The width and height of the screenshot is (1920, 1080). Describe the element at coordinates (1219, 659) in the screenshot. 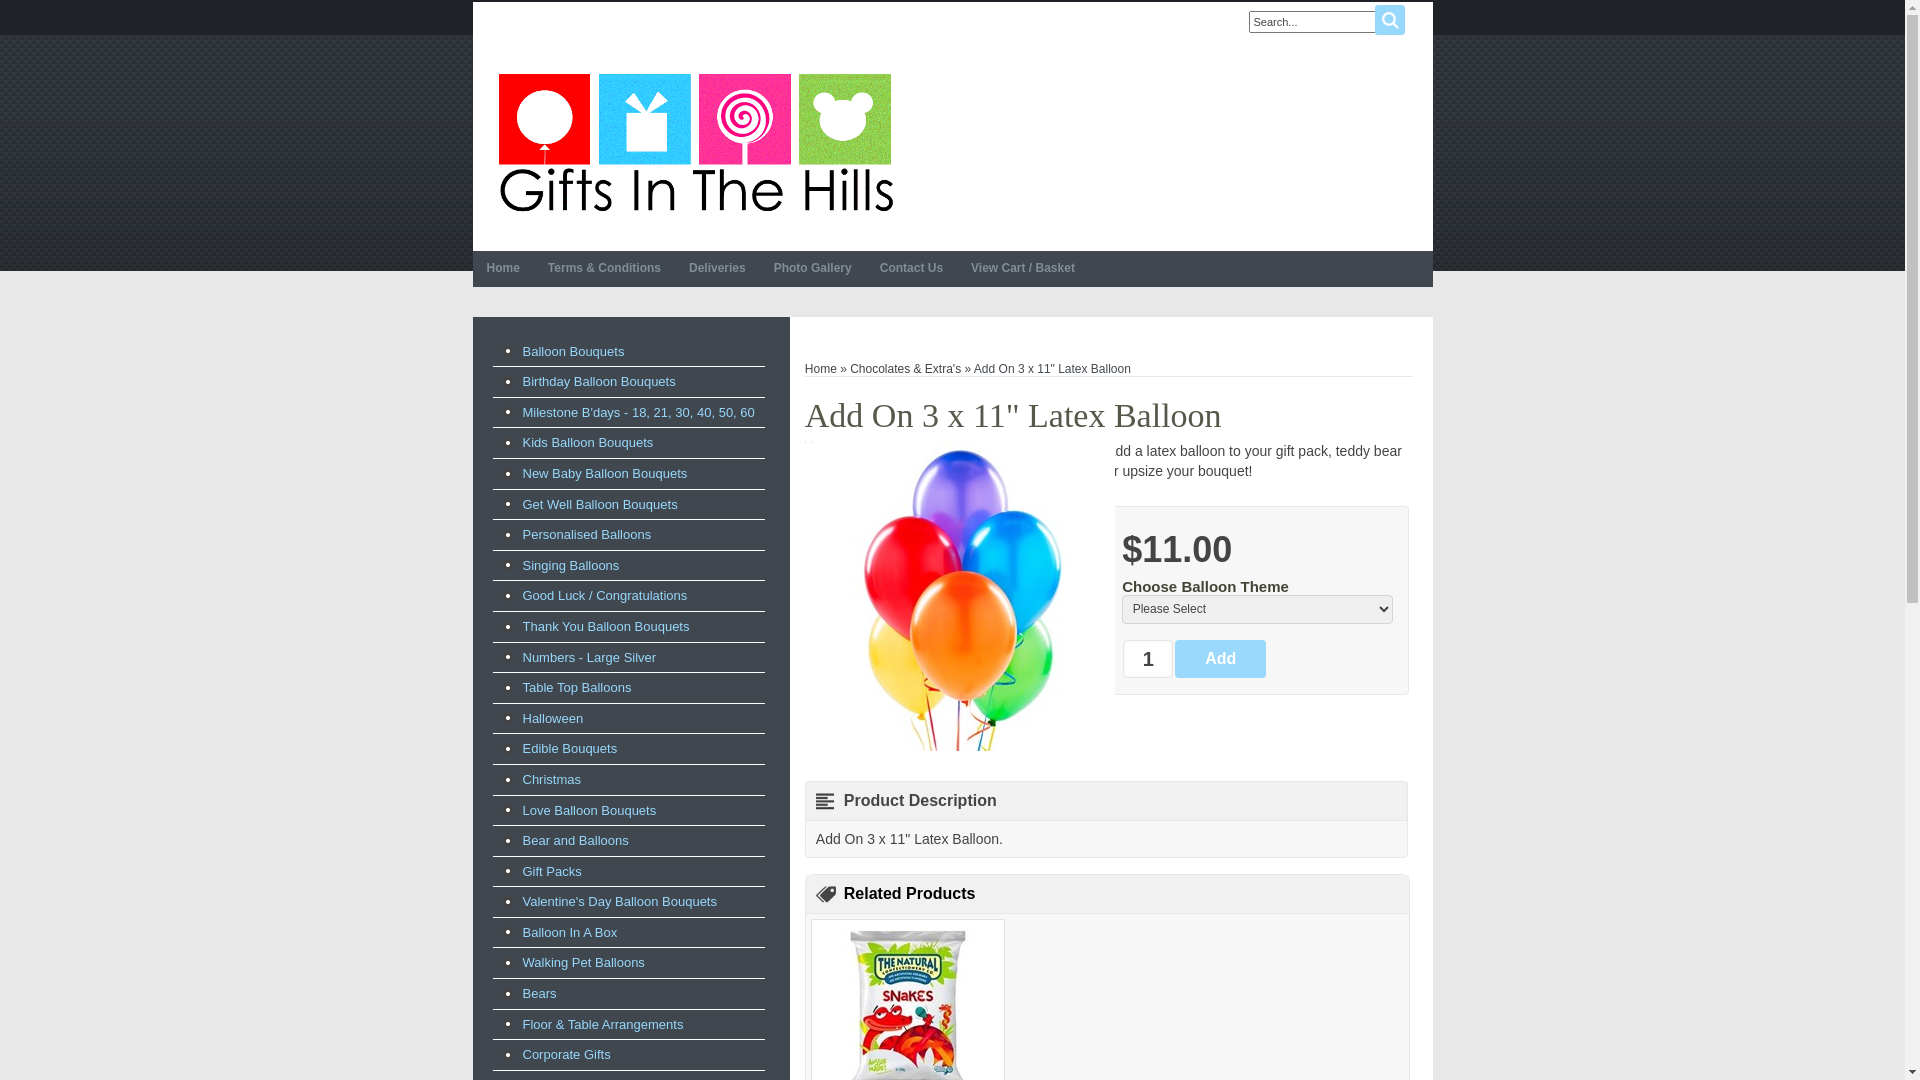

I see `'Add'` at that location.